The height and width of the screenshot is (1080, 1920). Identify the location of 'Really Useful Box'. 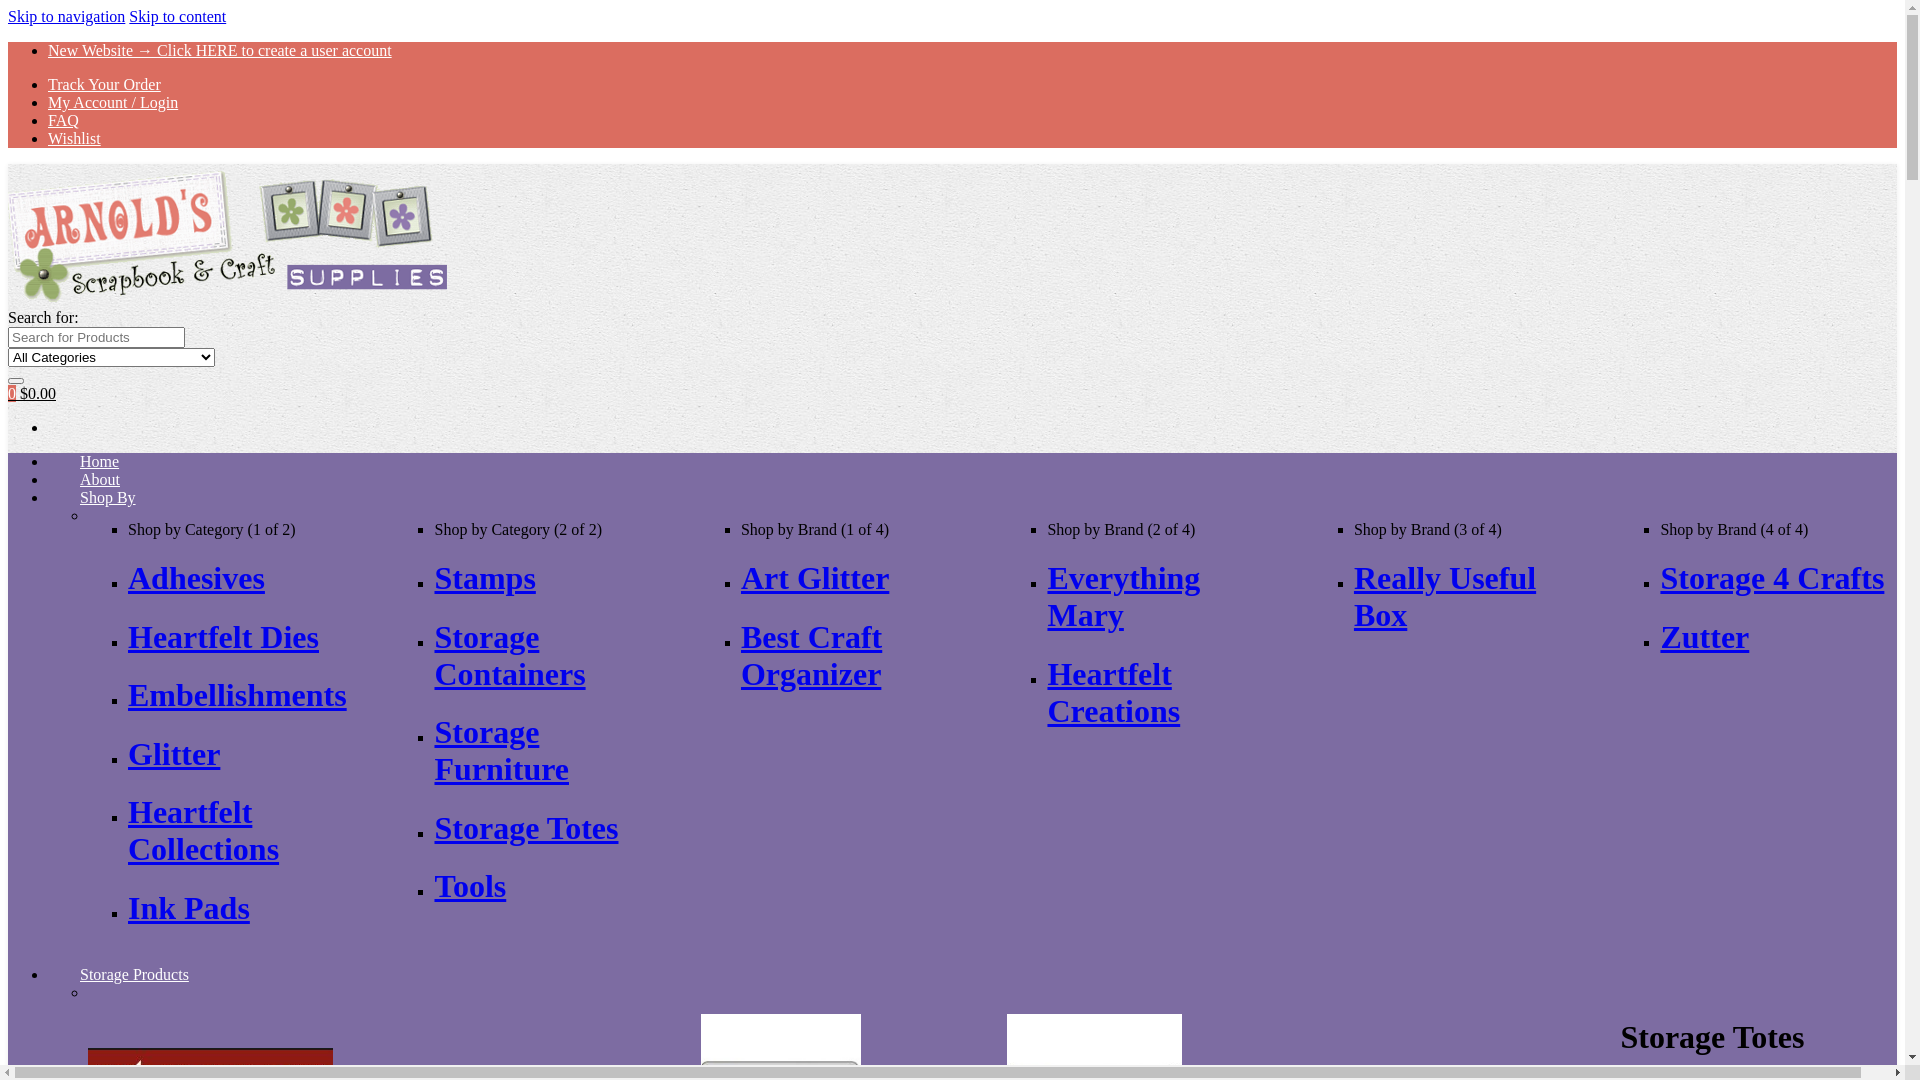
(1444, 595).